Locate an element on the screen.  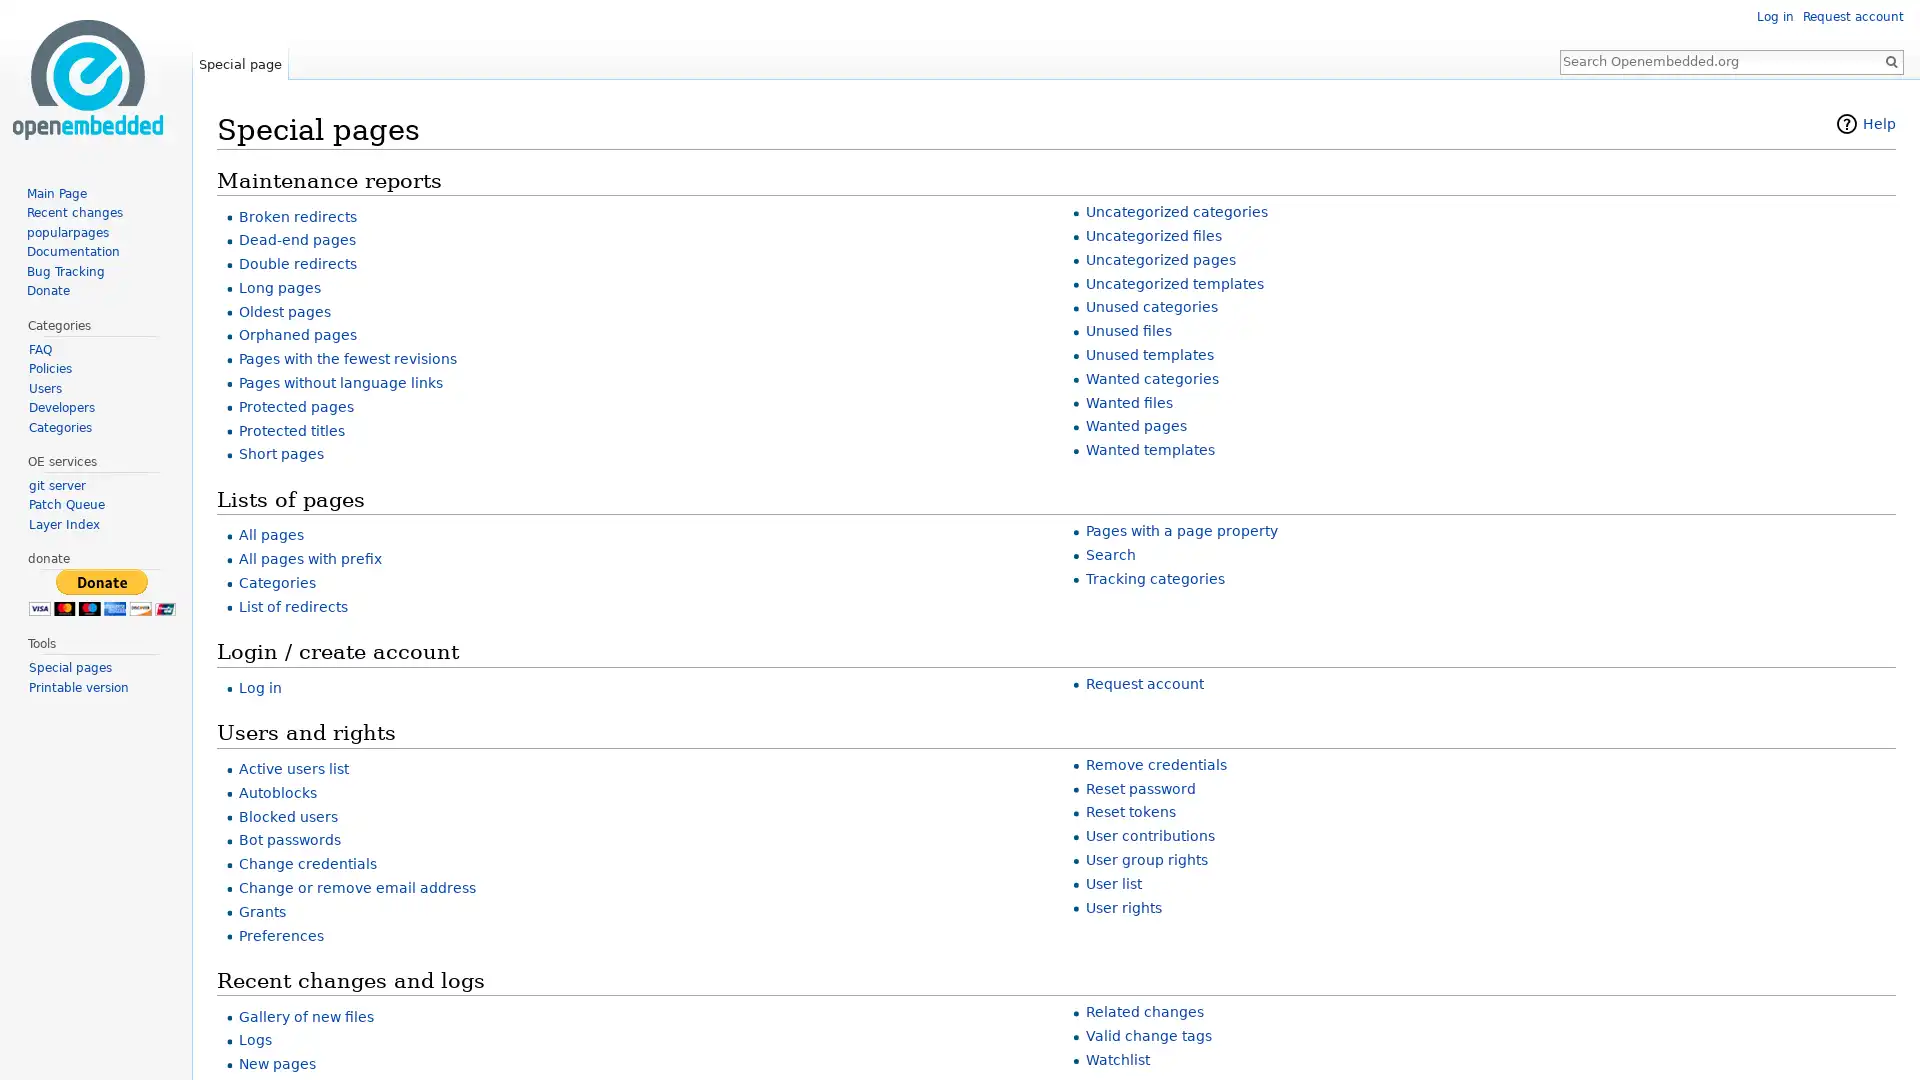
Go is located at coordinates (1890, 60).